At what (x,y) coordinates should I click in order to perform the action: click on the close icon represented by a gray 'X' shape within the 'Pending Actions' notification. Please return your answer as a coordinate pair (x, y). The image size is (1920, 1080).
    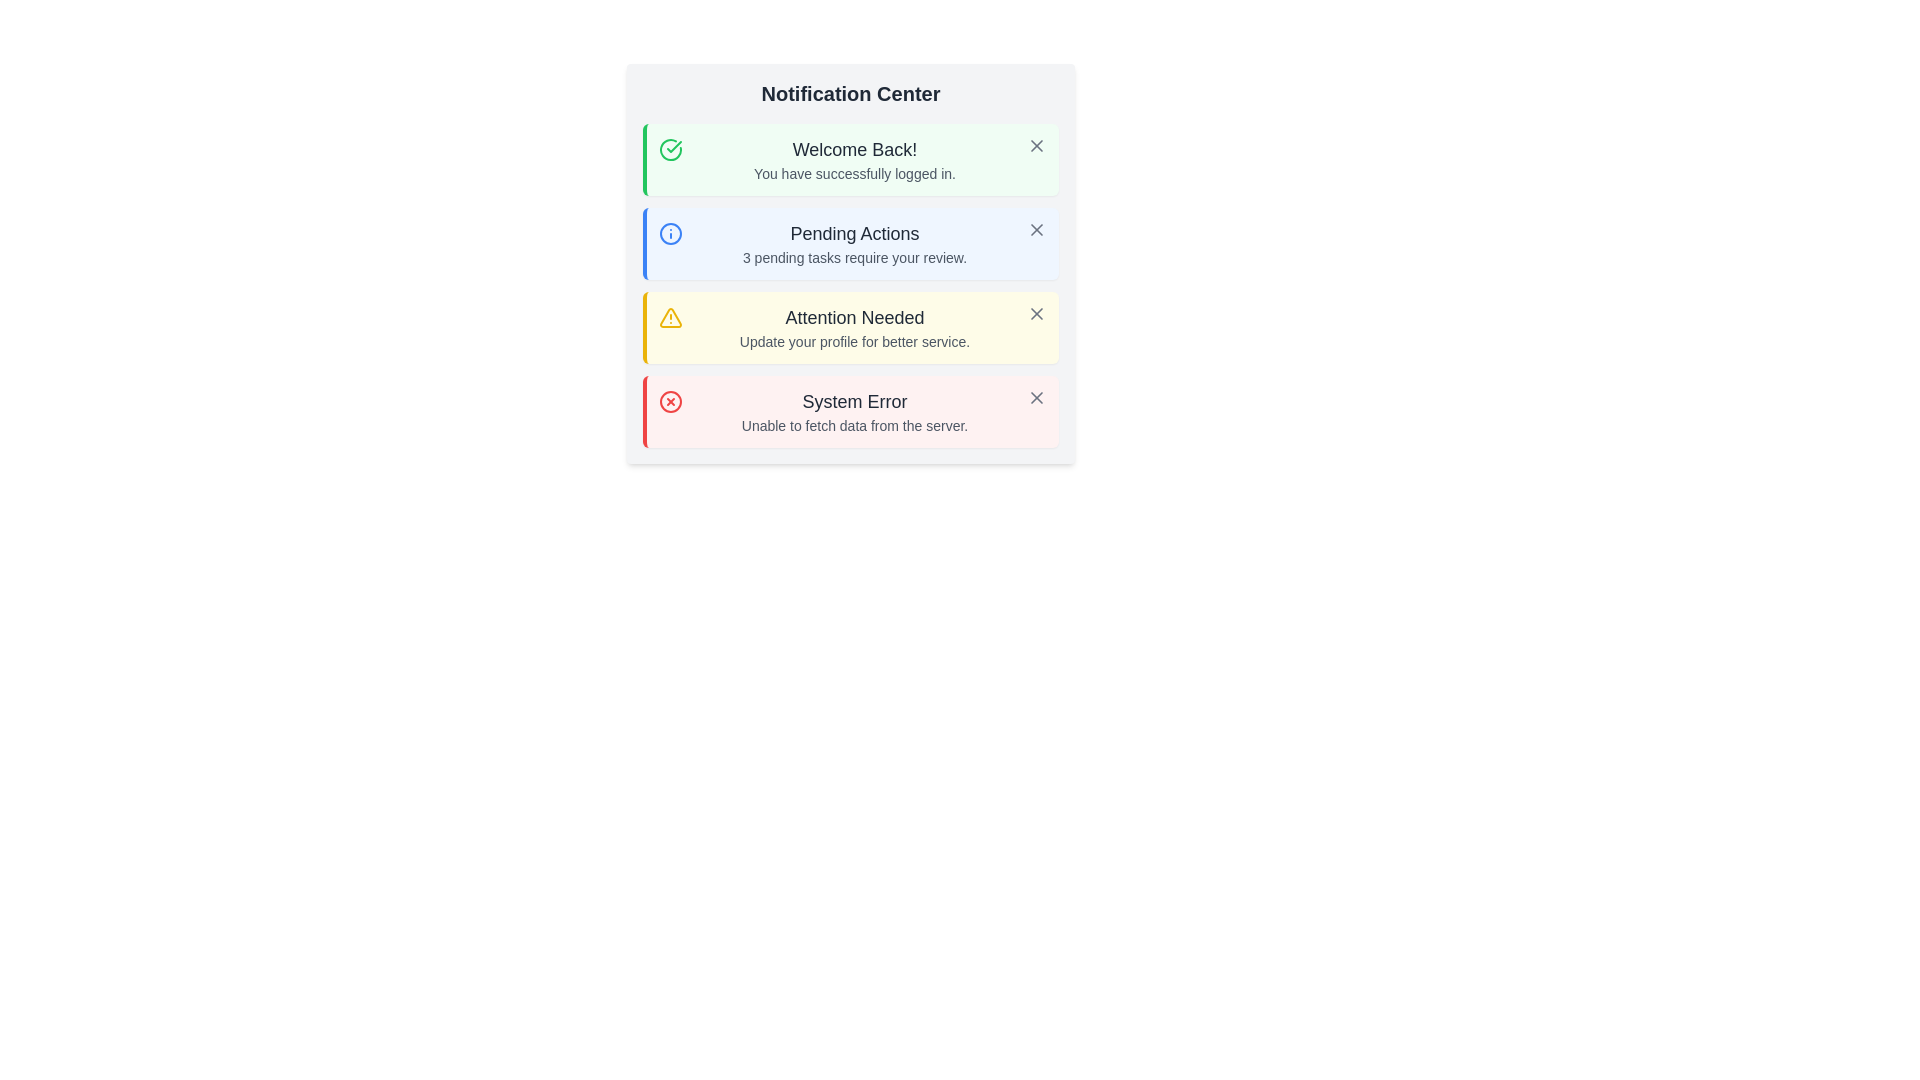
    Looking at the image, I should click on (1036, 229).